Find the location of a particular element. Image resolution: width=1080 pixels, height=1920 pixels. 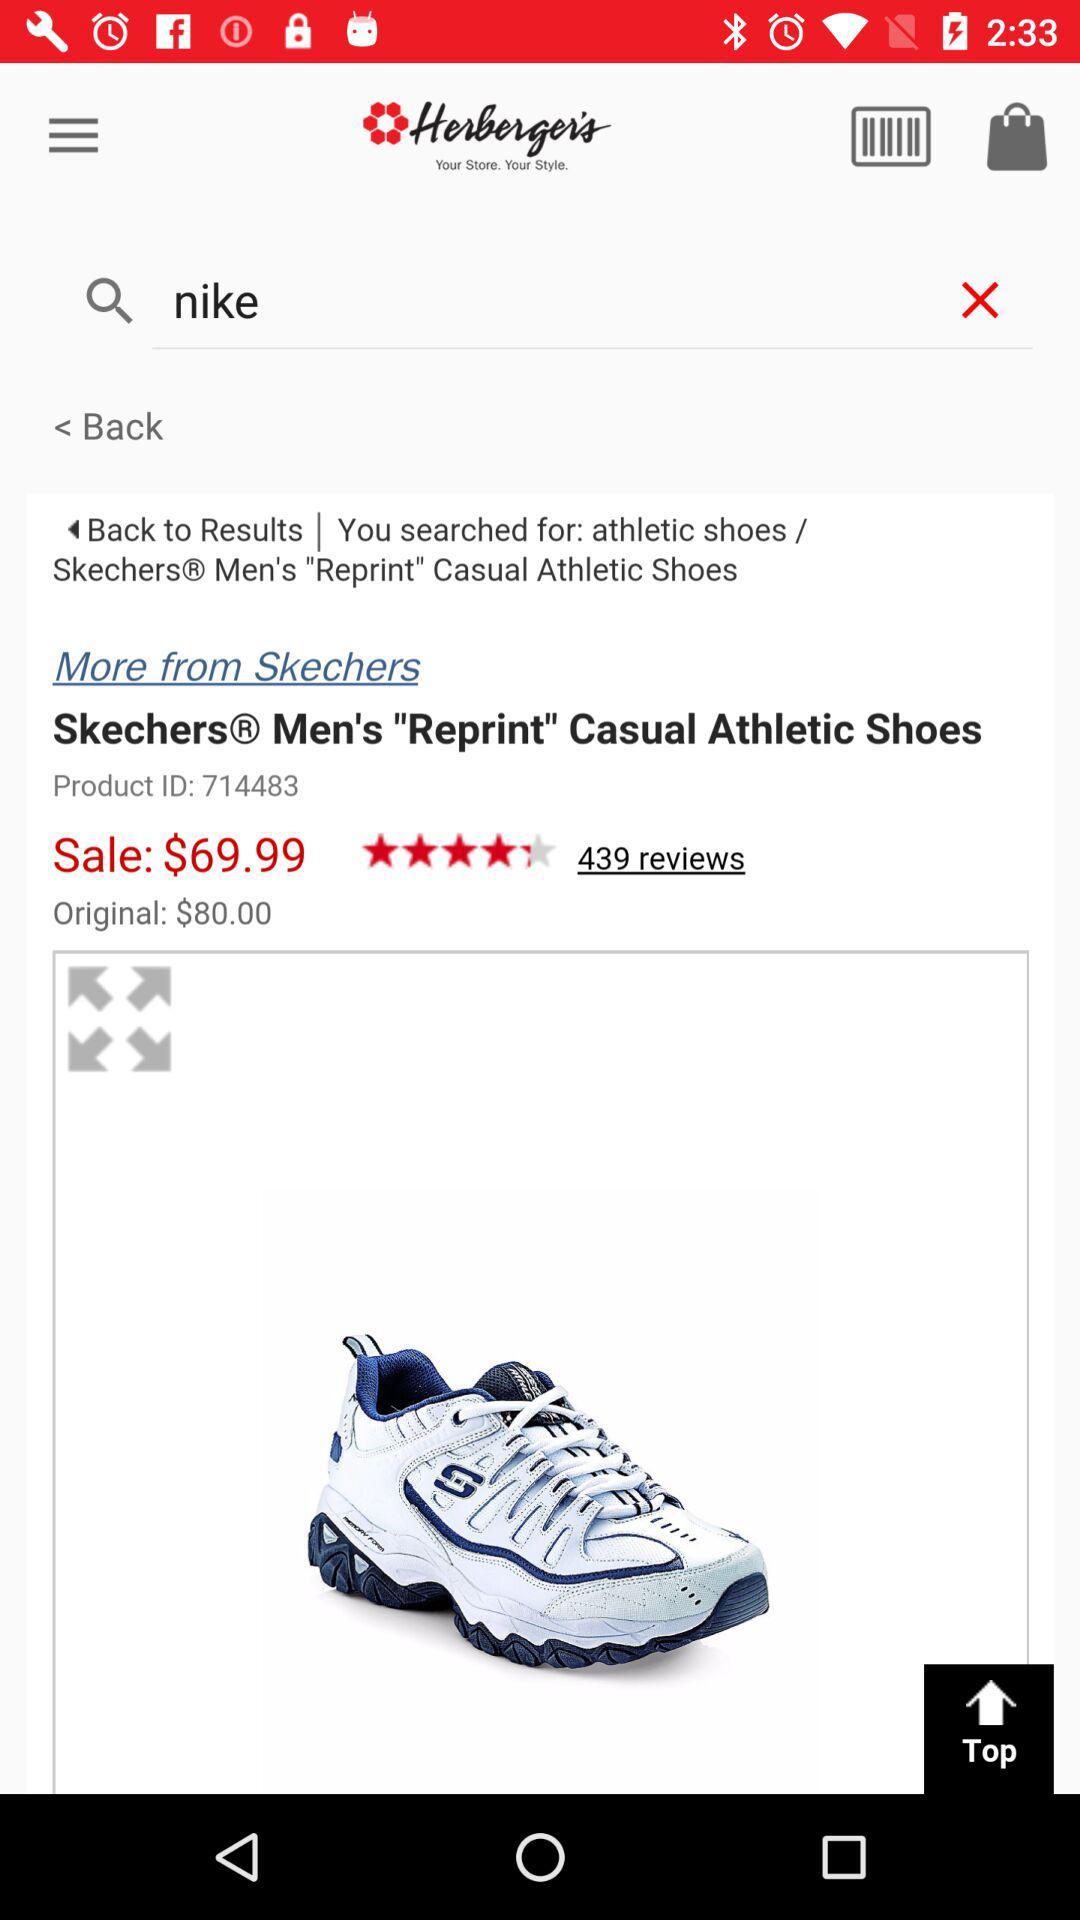

icon is located at coordinates (1017, 135).